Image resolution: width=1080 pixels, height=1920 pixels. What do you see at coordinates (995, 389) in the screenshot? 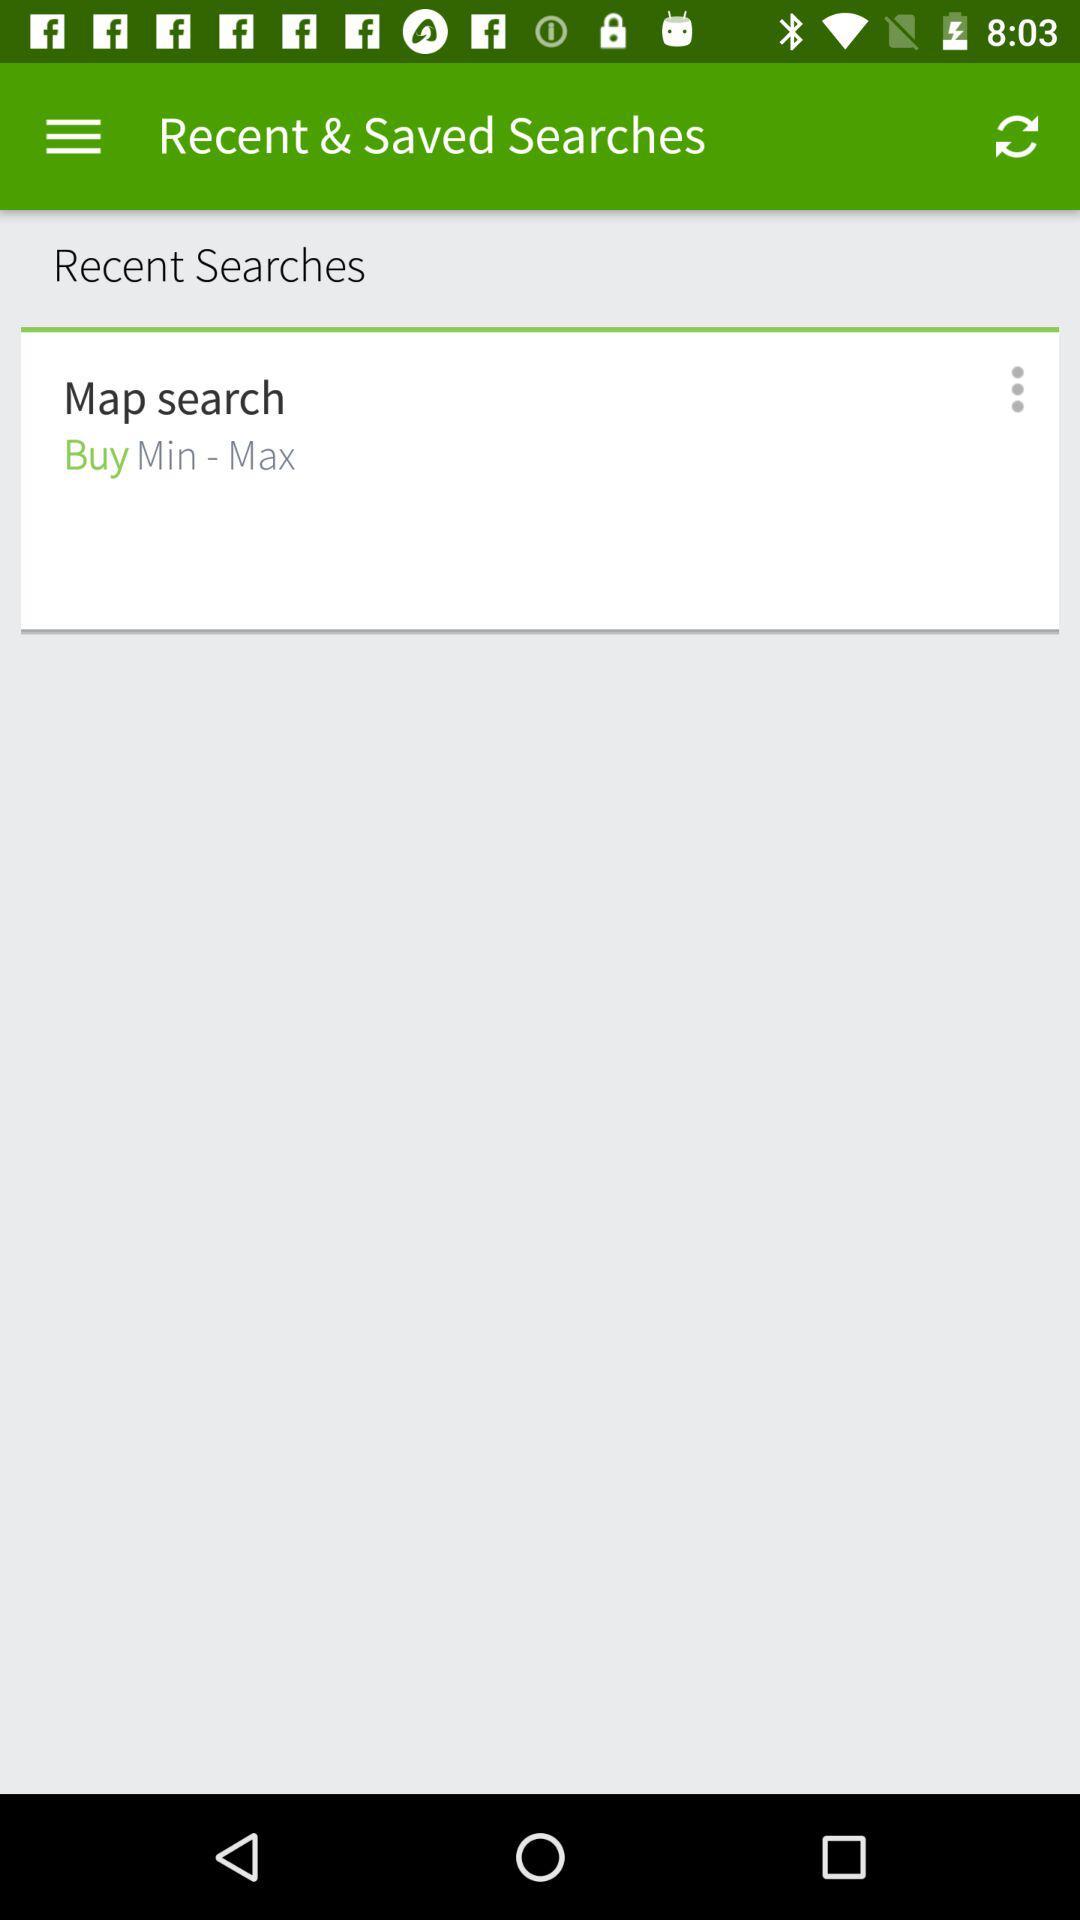
I see `icon to the right of the buy min - max` at bounding box center [995, 389].